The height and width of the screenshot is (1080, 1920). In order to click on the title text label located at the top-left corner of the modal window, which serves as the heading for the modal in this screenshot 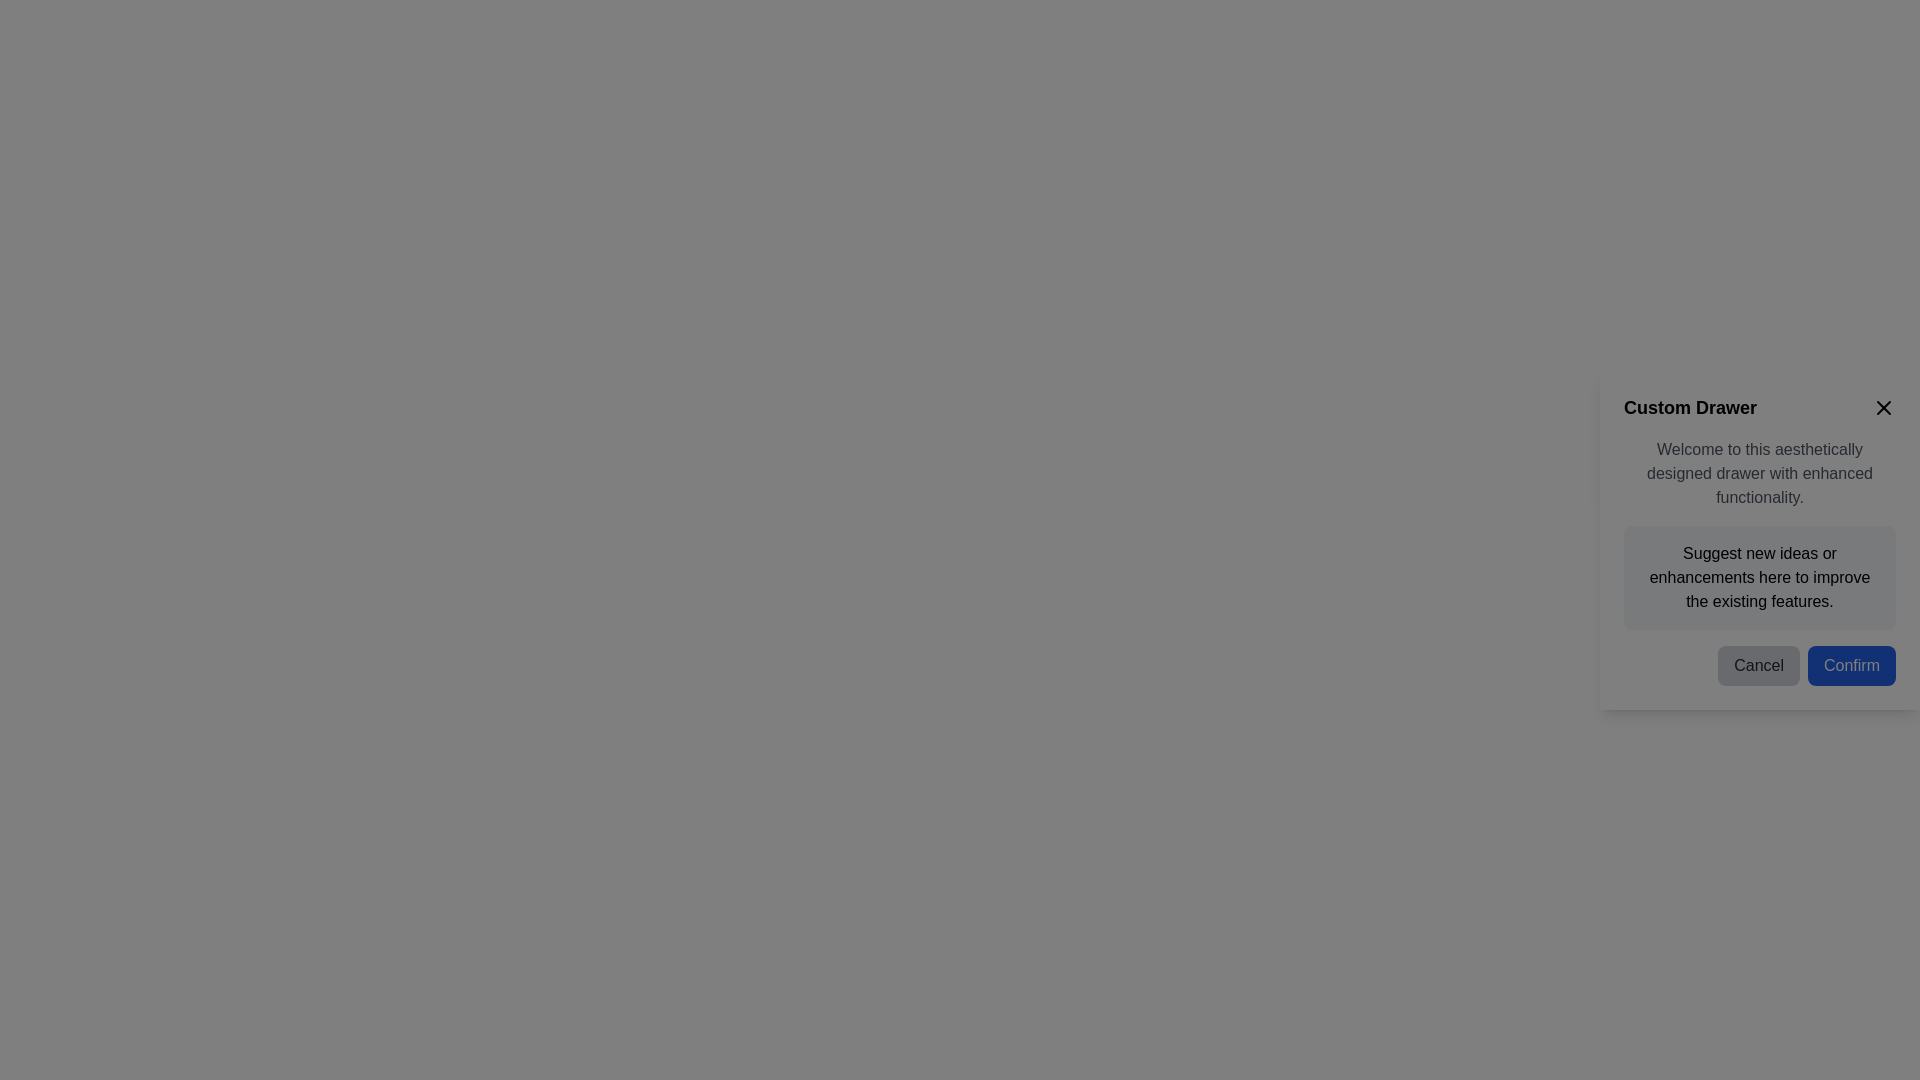, I will do `click(1689, 407)`.